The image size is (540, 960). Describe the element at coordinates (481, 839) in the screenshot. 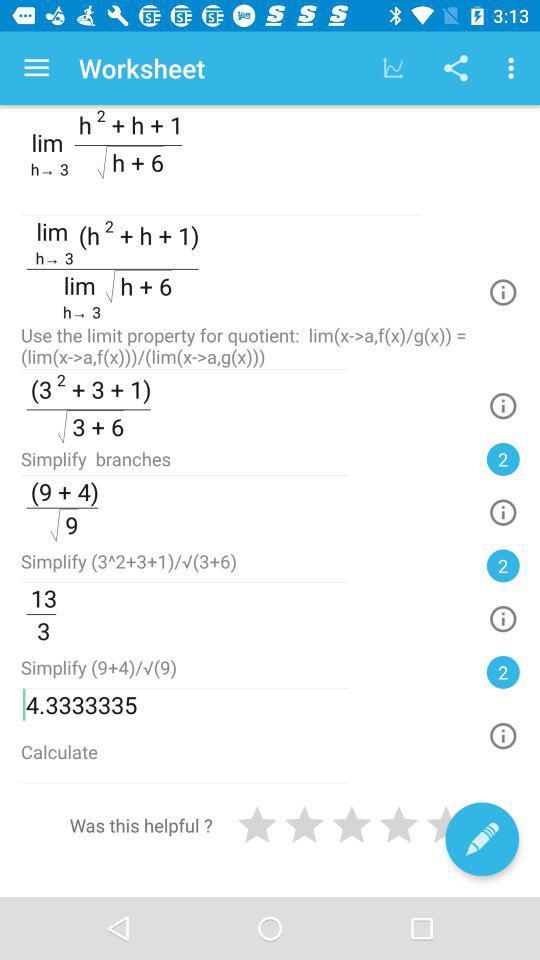

I see `the edit icon` at that location.